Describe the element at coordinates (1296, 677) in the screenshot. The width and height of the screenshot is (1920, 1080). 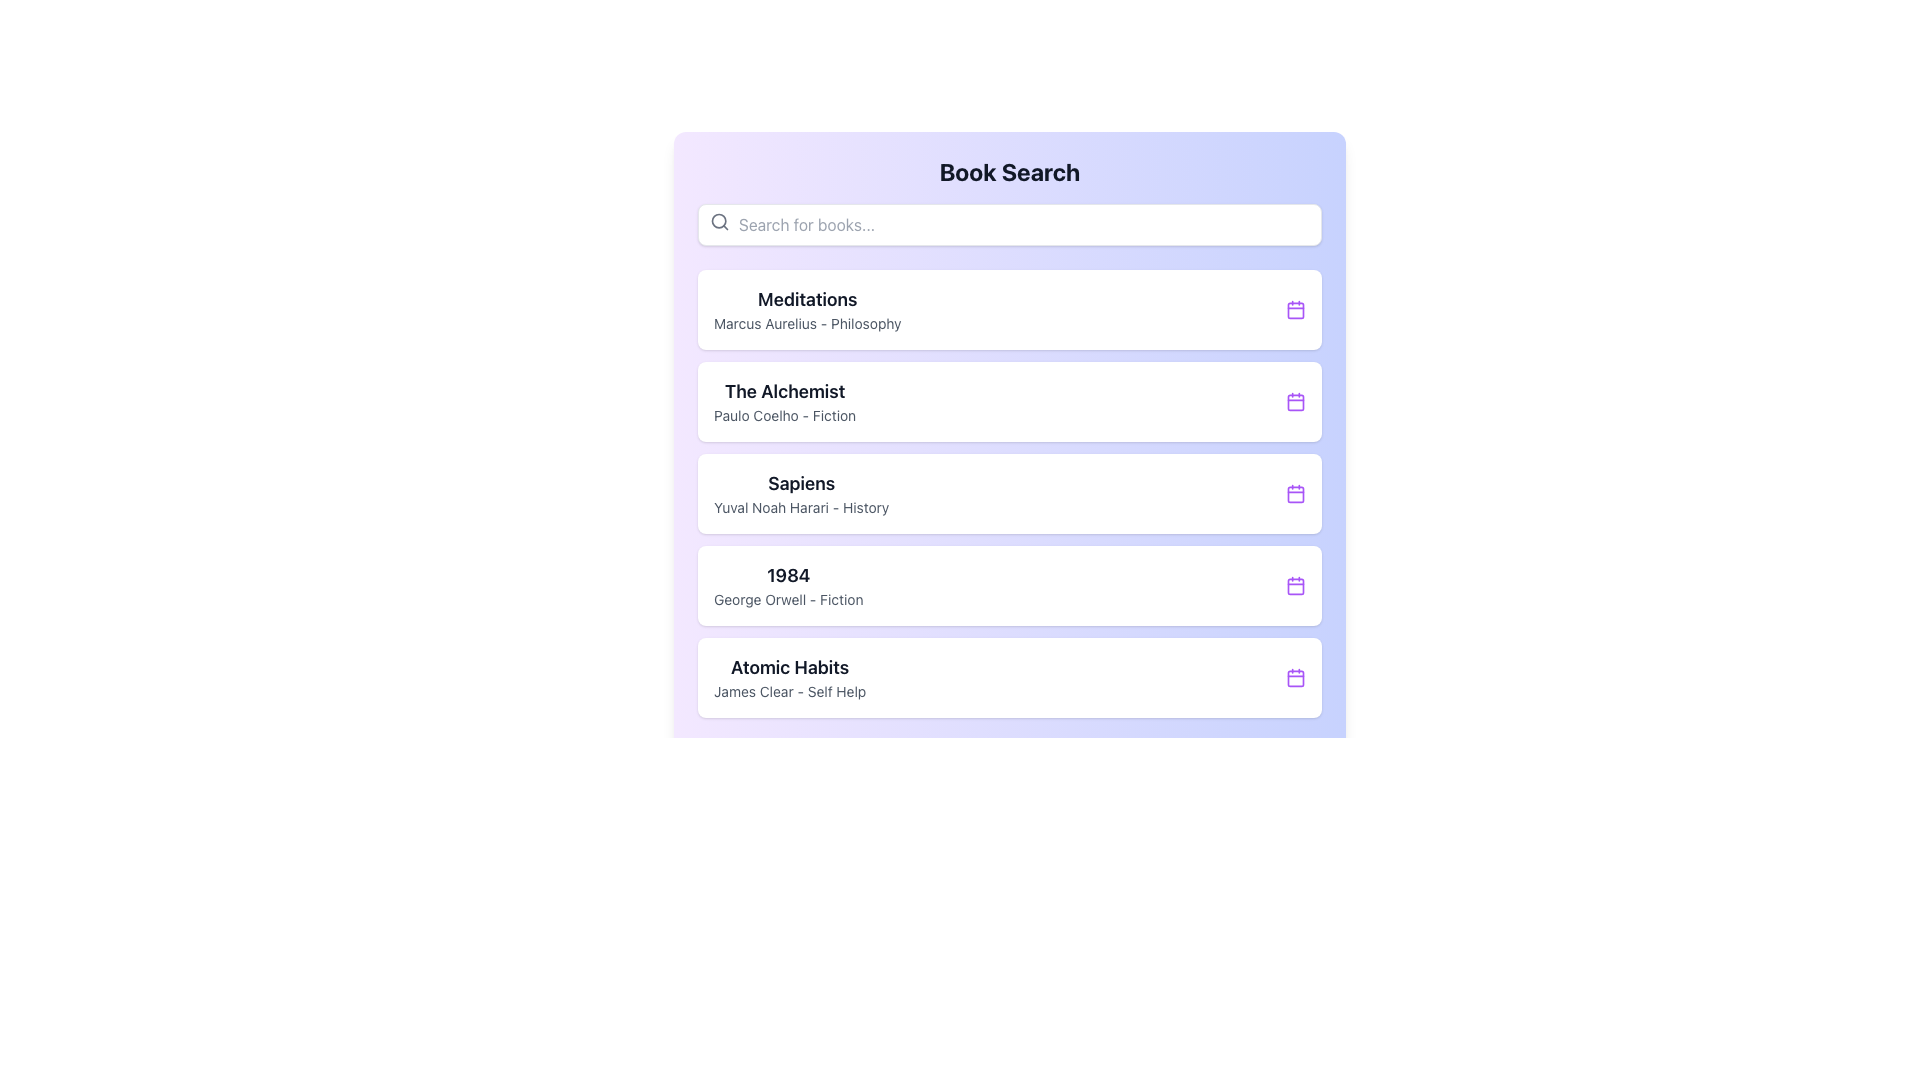
I see `the purple calendar icon located to the right of the text 'Atomic Habits James Clear - Self Help' in the book details section` at that location.